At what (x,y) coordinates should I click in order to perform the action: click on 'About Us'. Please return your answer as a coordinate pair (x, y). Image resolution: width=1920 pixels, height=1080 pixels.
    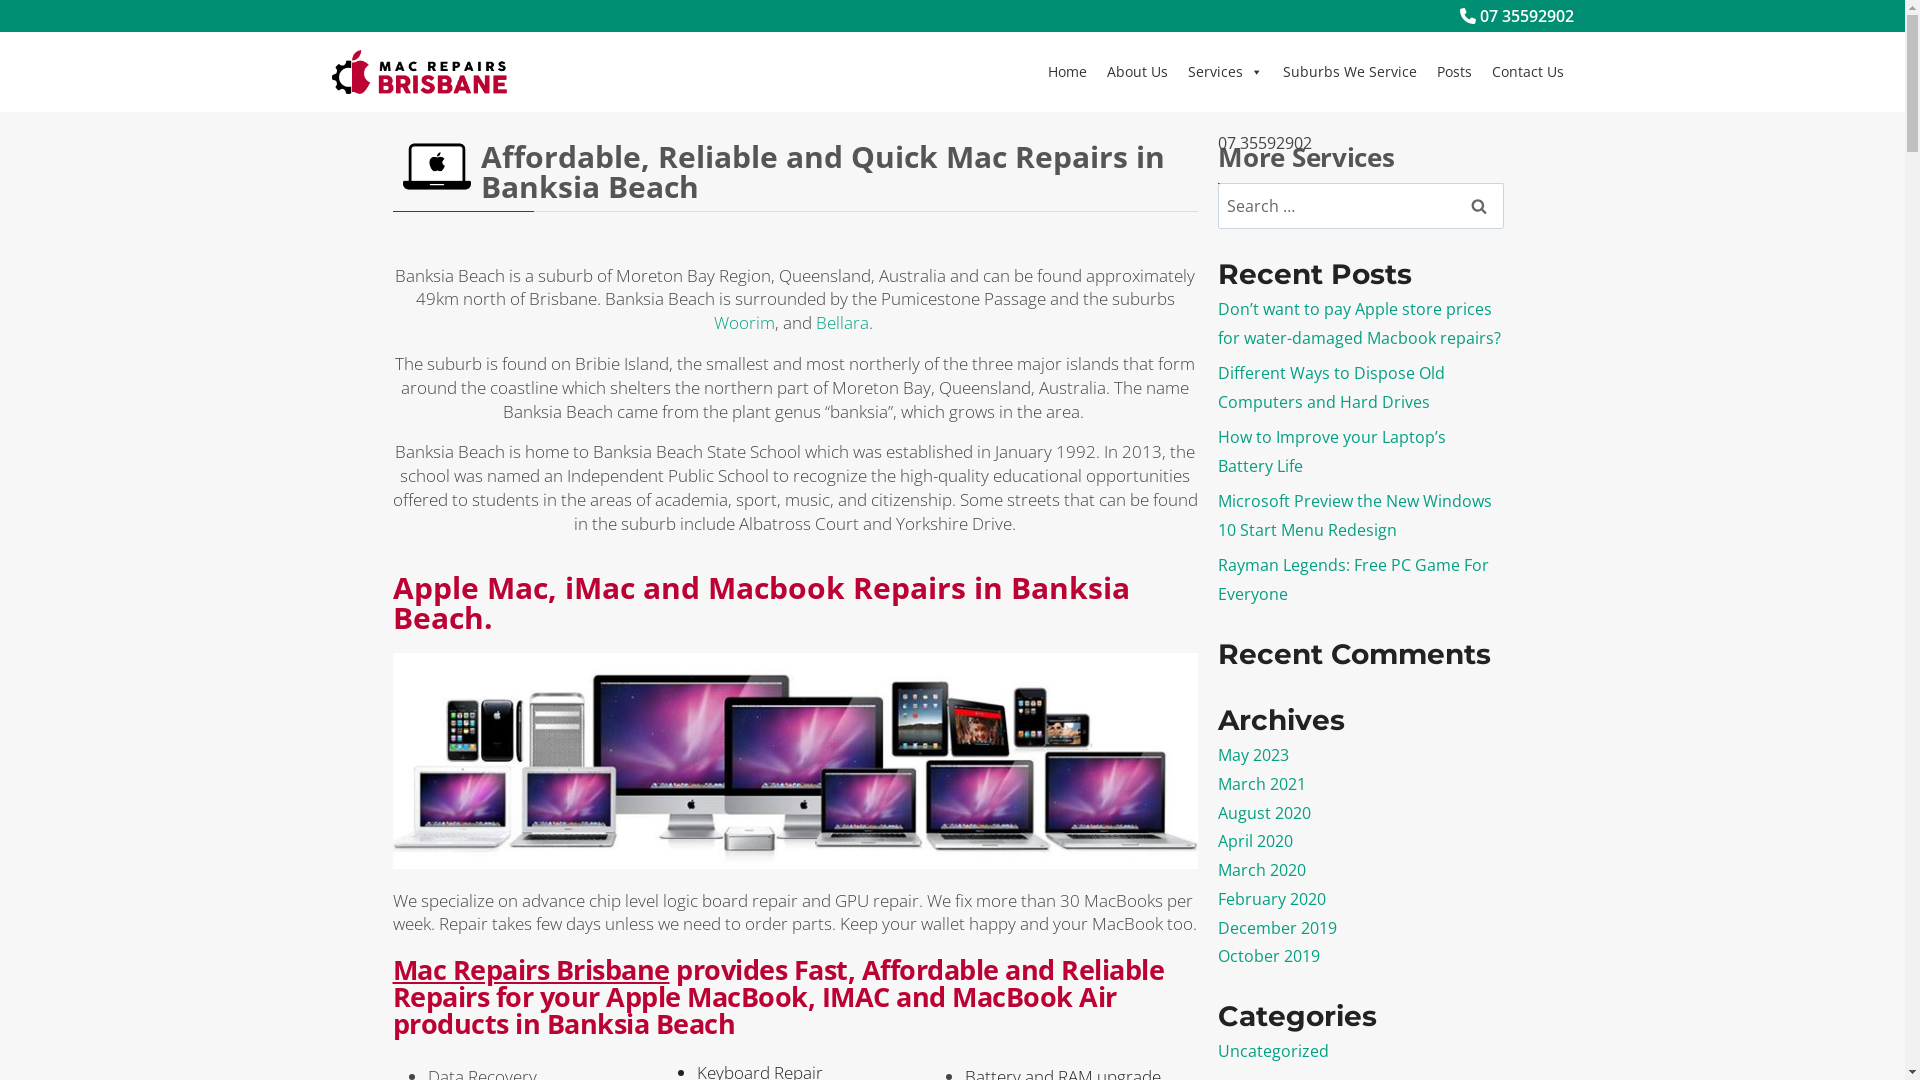
    Looking at the image, I should click on (1094, 71).